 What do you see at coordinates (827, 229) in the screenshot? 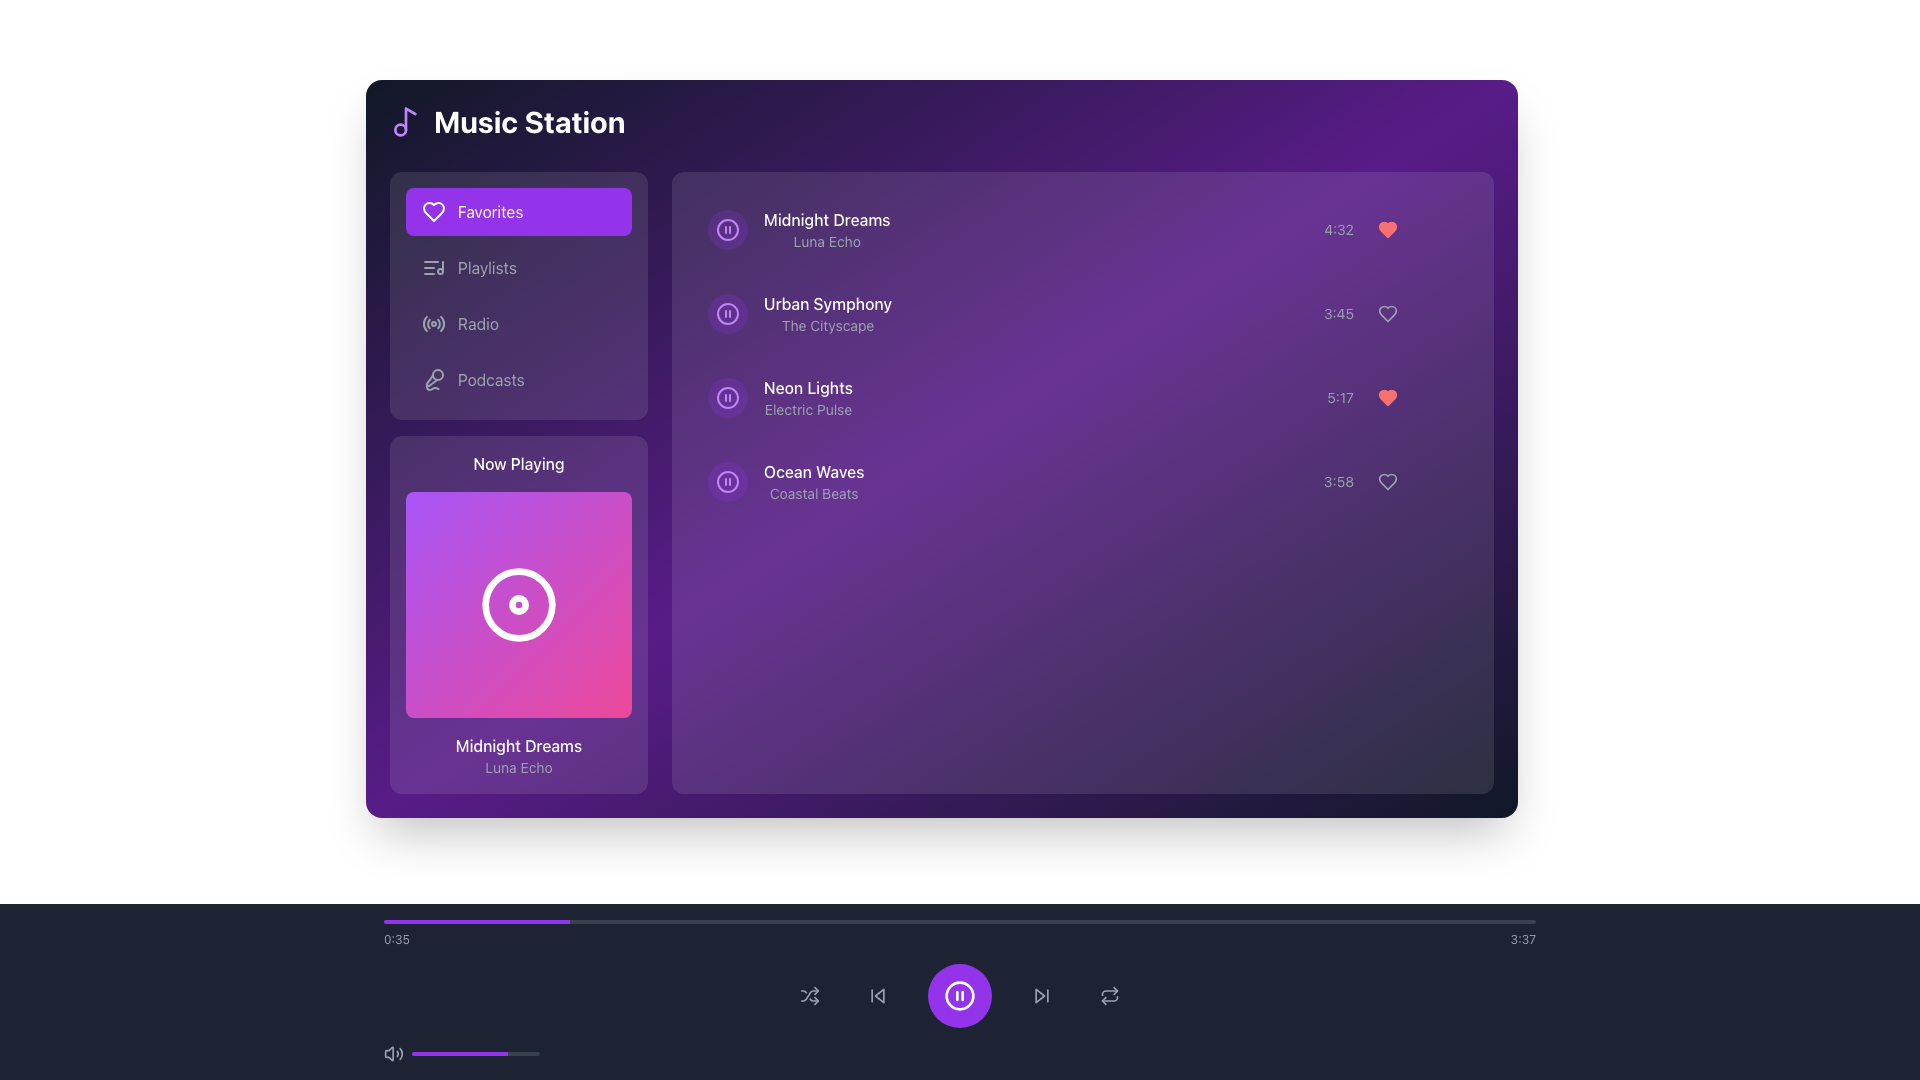
I see `text label 'Midnight Dreams' and 'Luna Echo' located at the top of the 'Now Playing' list section, which is styled with a bold, larger font in white and a smaller, lighter gray font respectively` at bounding box center [827, 229].